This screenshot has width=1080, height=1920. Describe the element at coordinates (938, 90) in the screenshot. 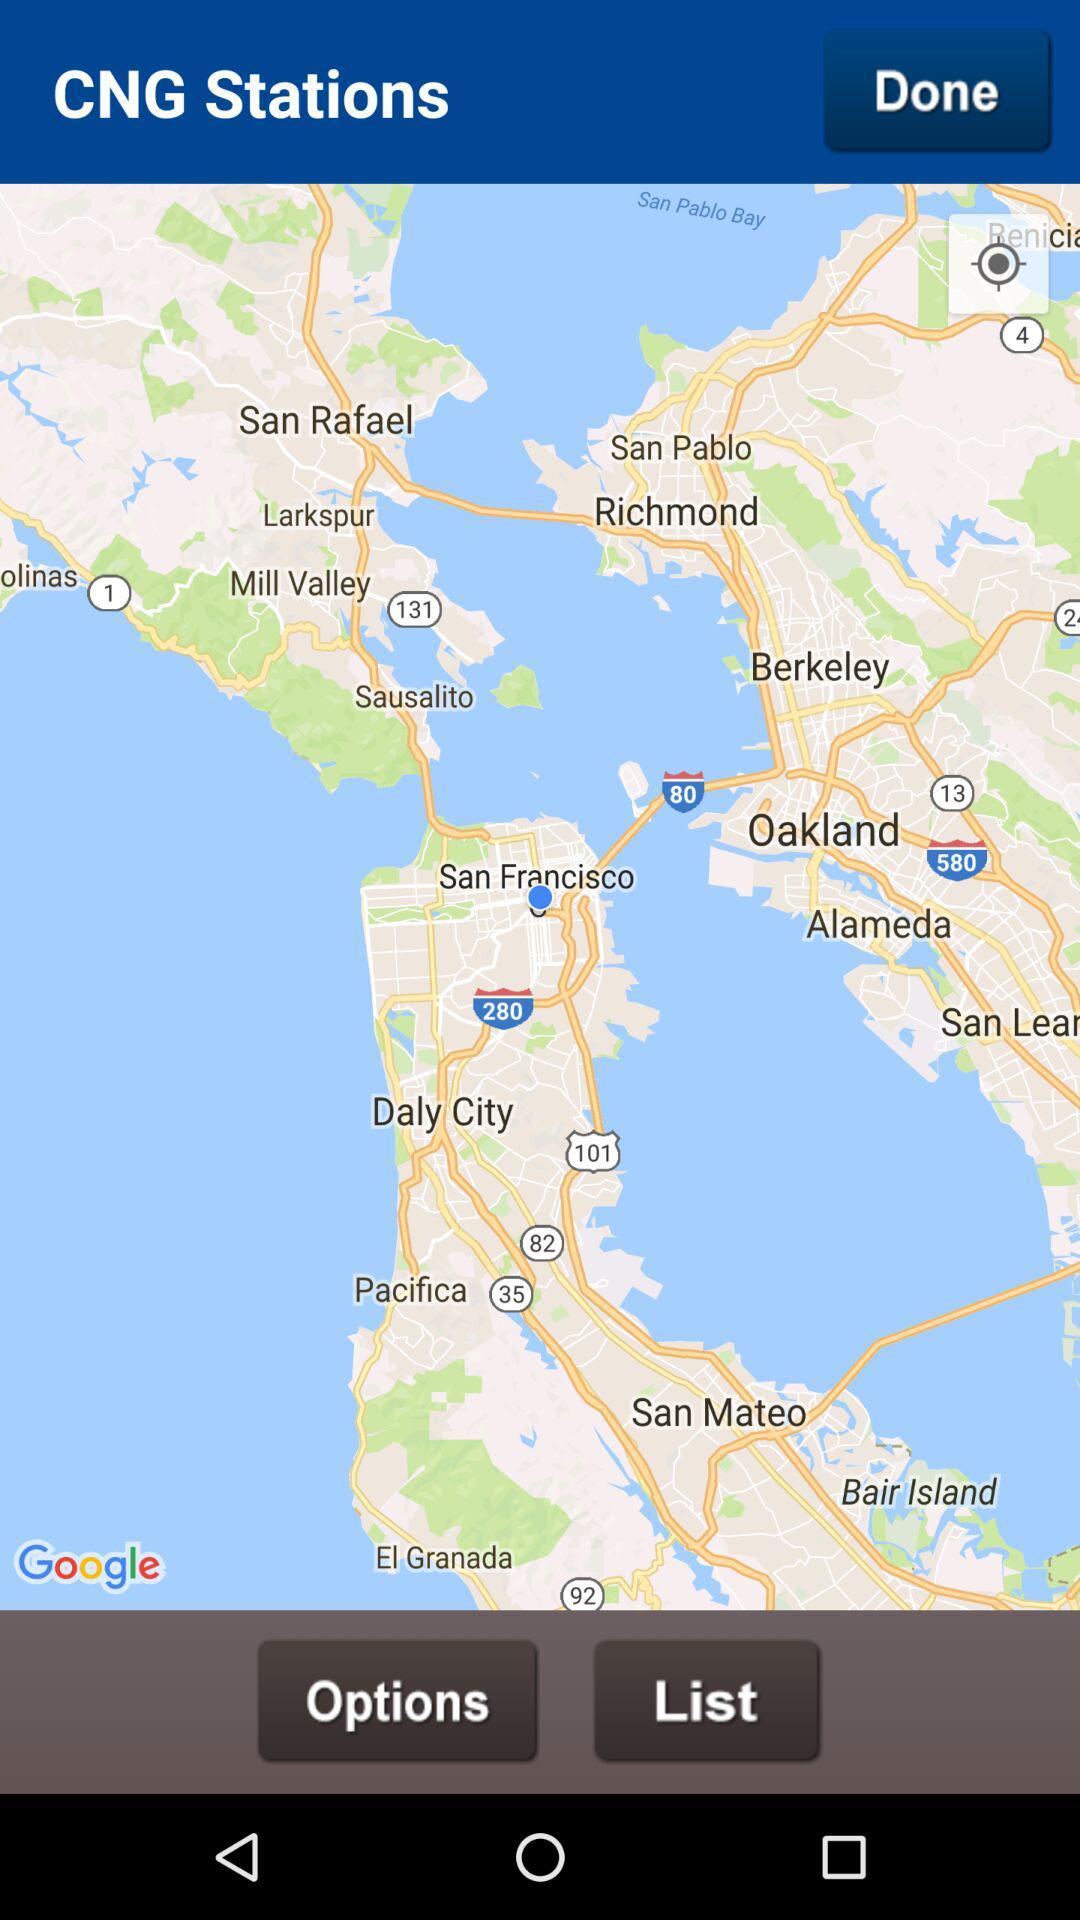

I see `done button` at that location.